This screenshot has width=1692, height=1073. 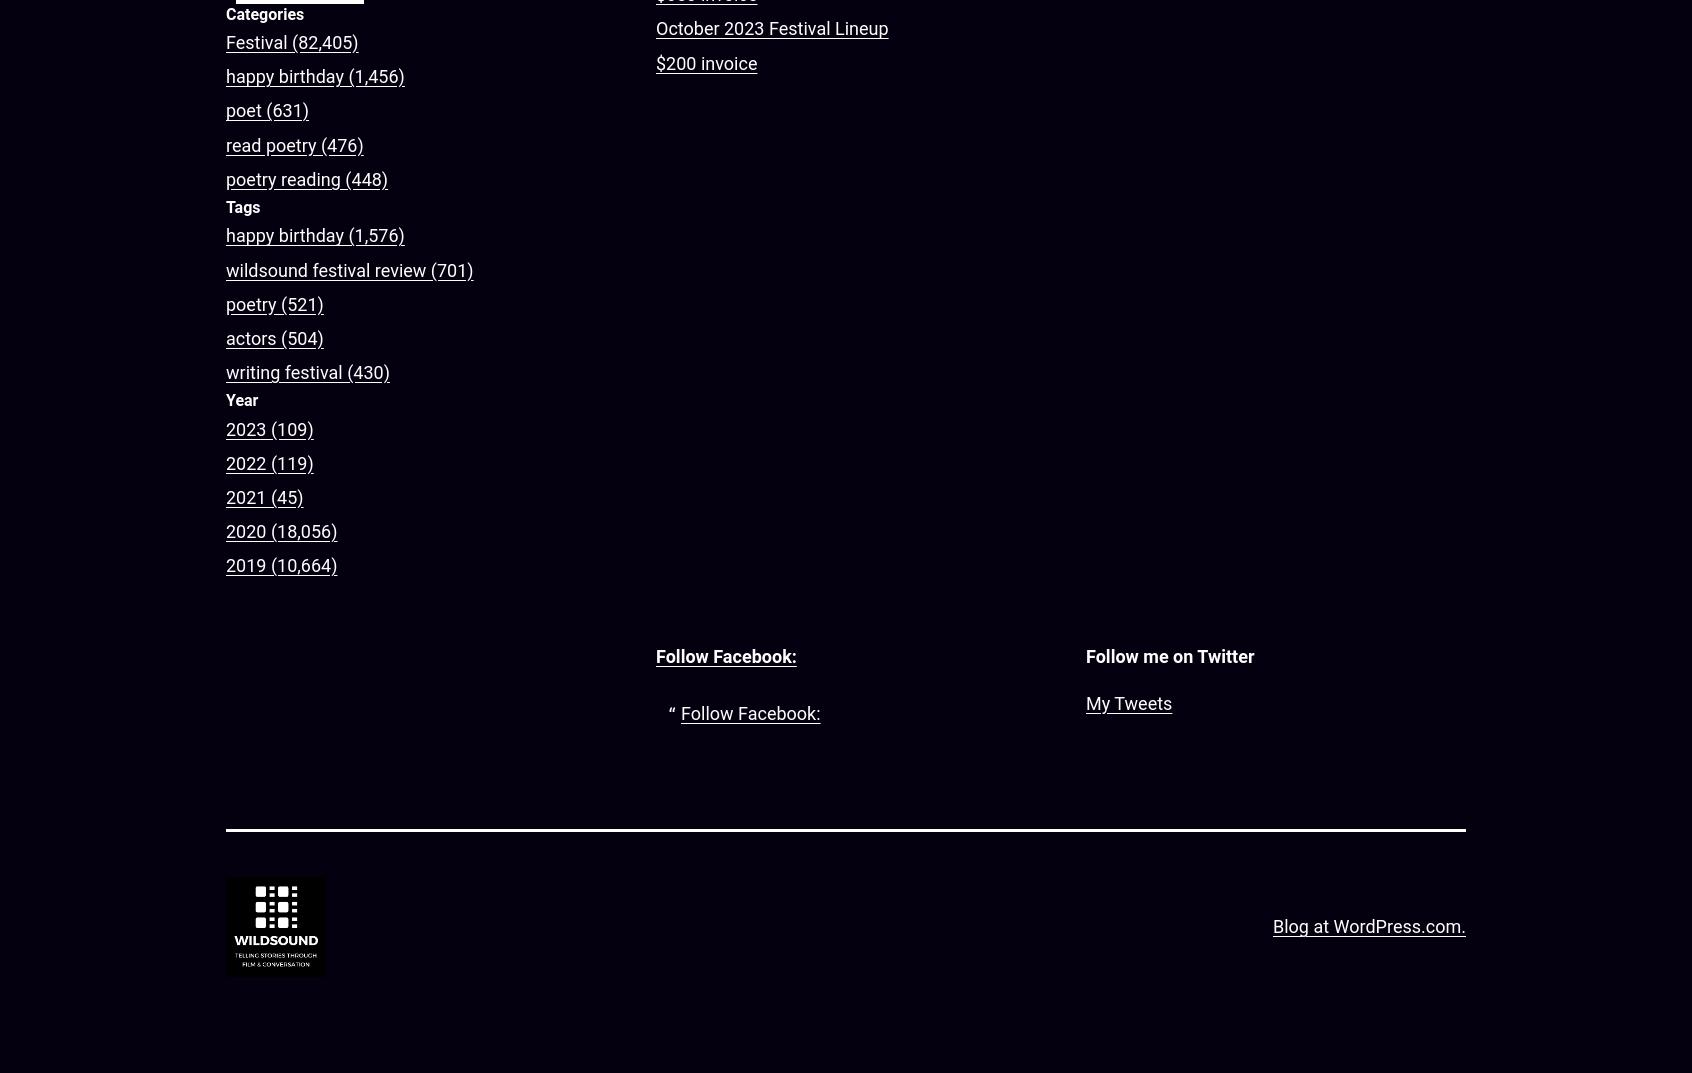 I want to click on 'poet (631)', so click(x=267, y=110).